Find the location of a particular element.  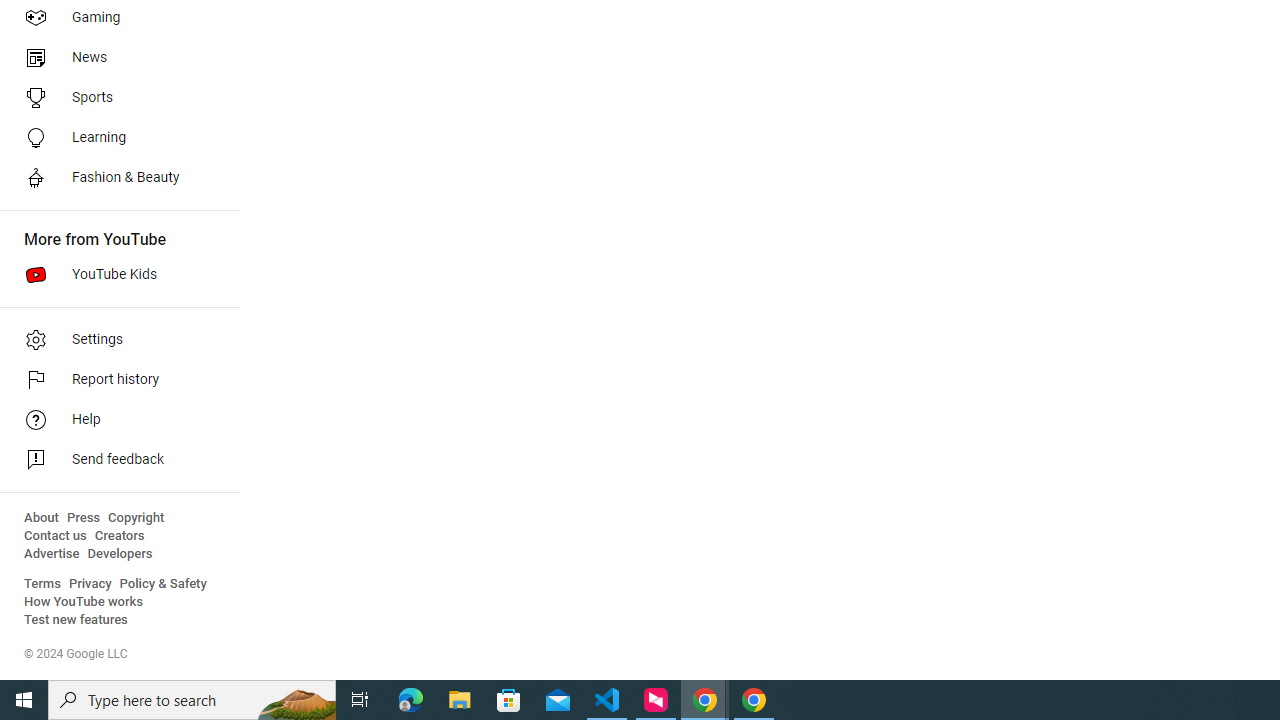

'About' is located at coordinates (41, 517).